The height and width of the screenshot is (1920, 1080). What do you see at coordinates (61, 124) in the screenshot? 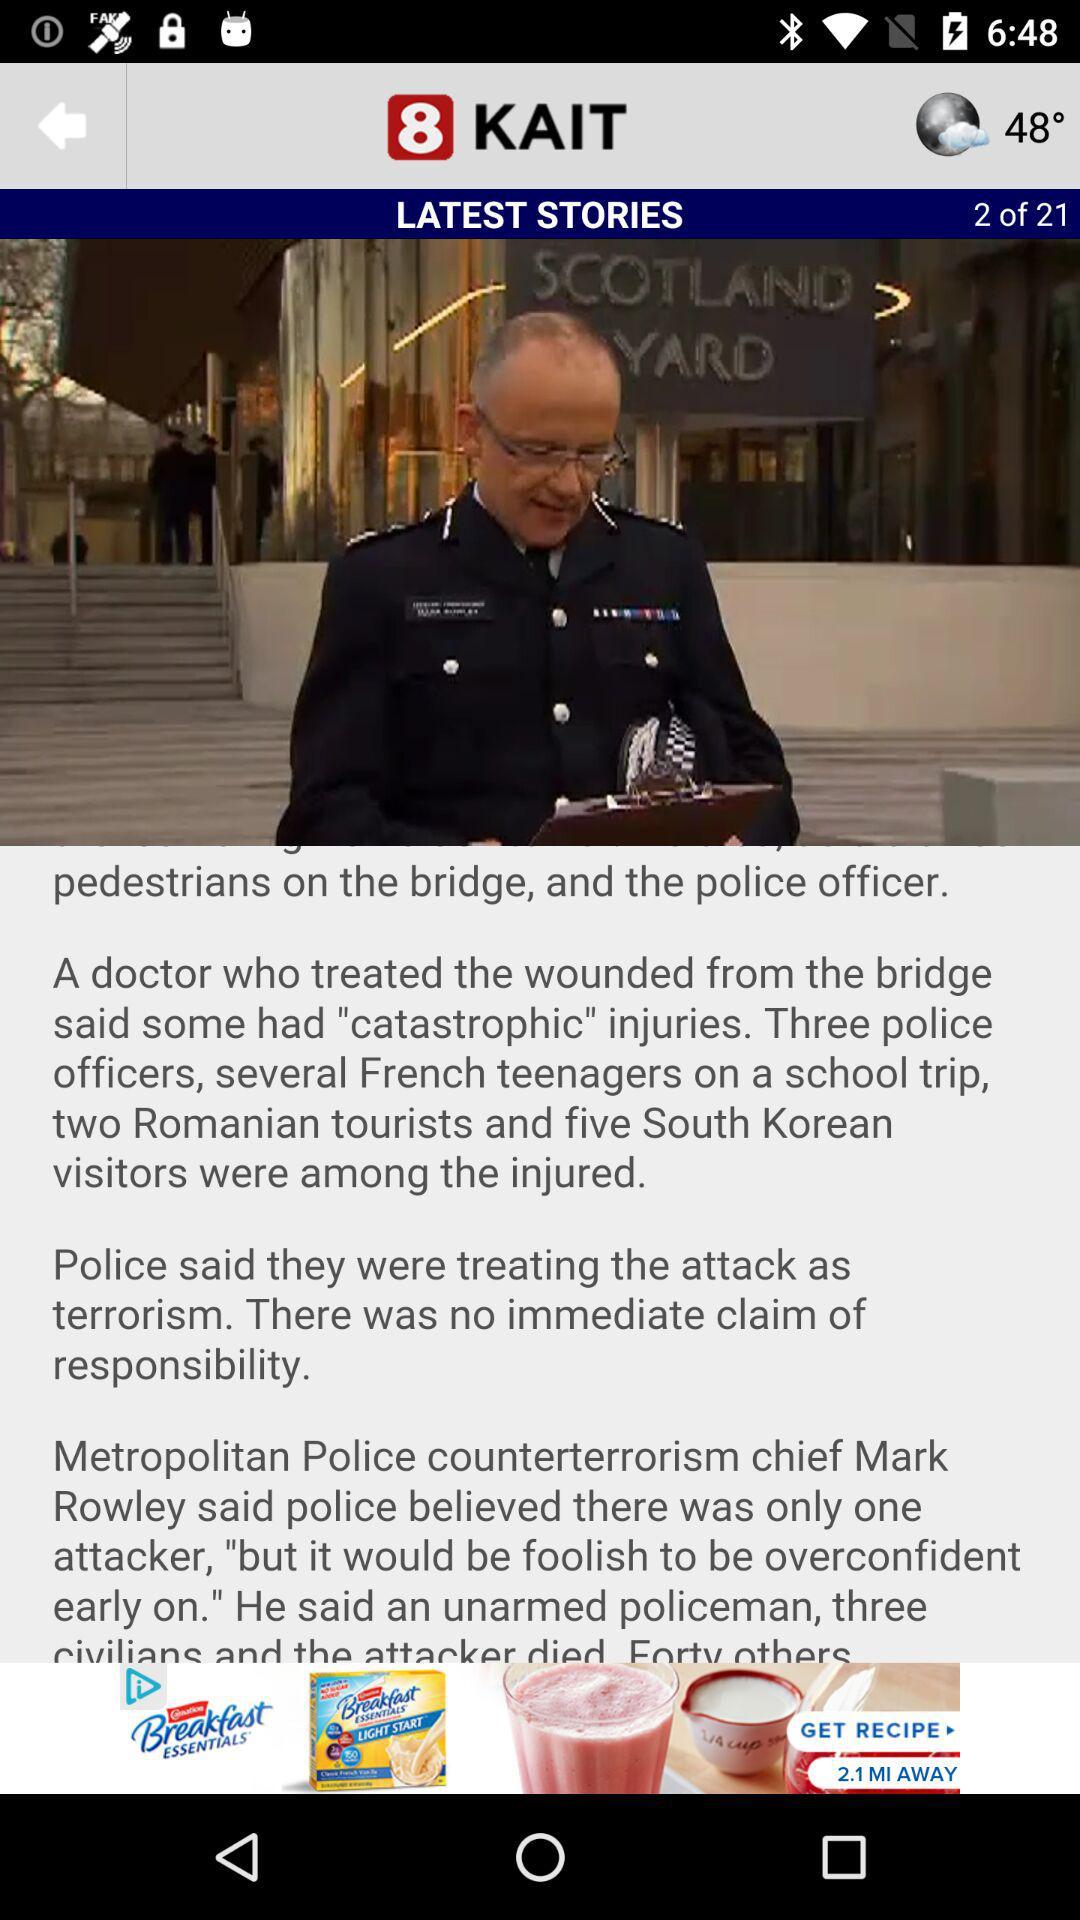
I see `the arrow_backward icon` at bounding box center [61, 124].